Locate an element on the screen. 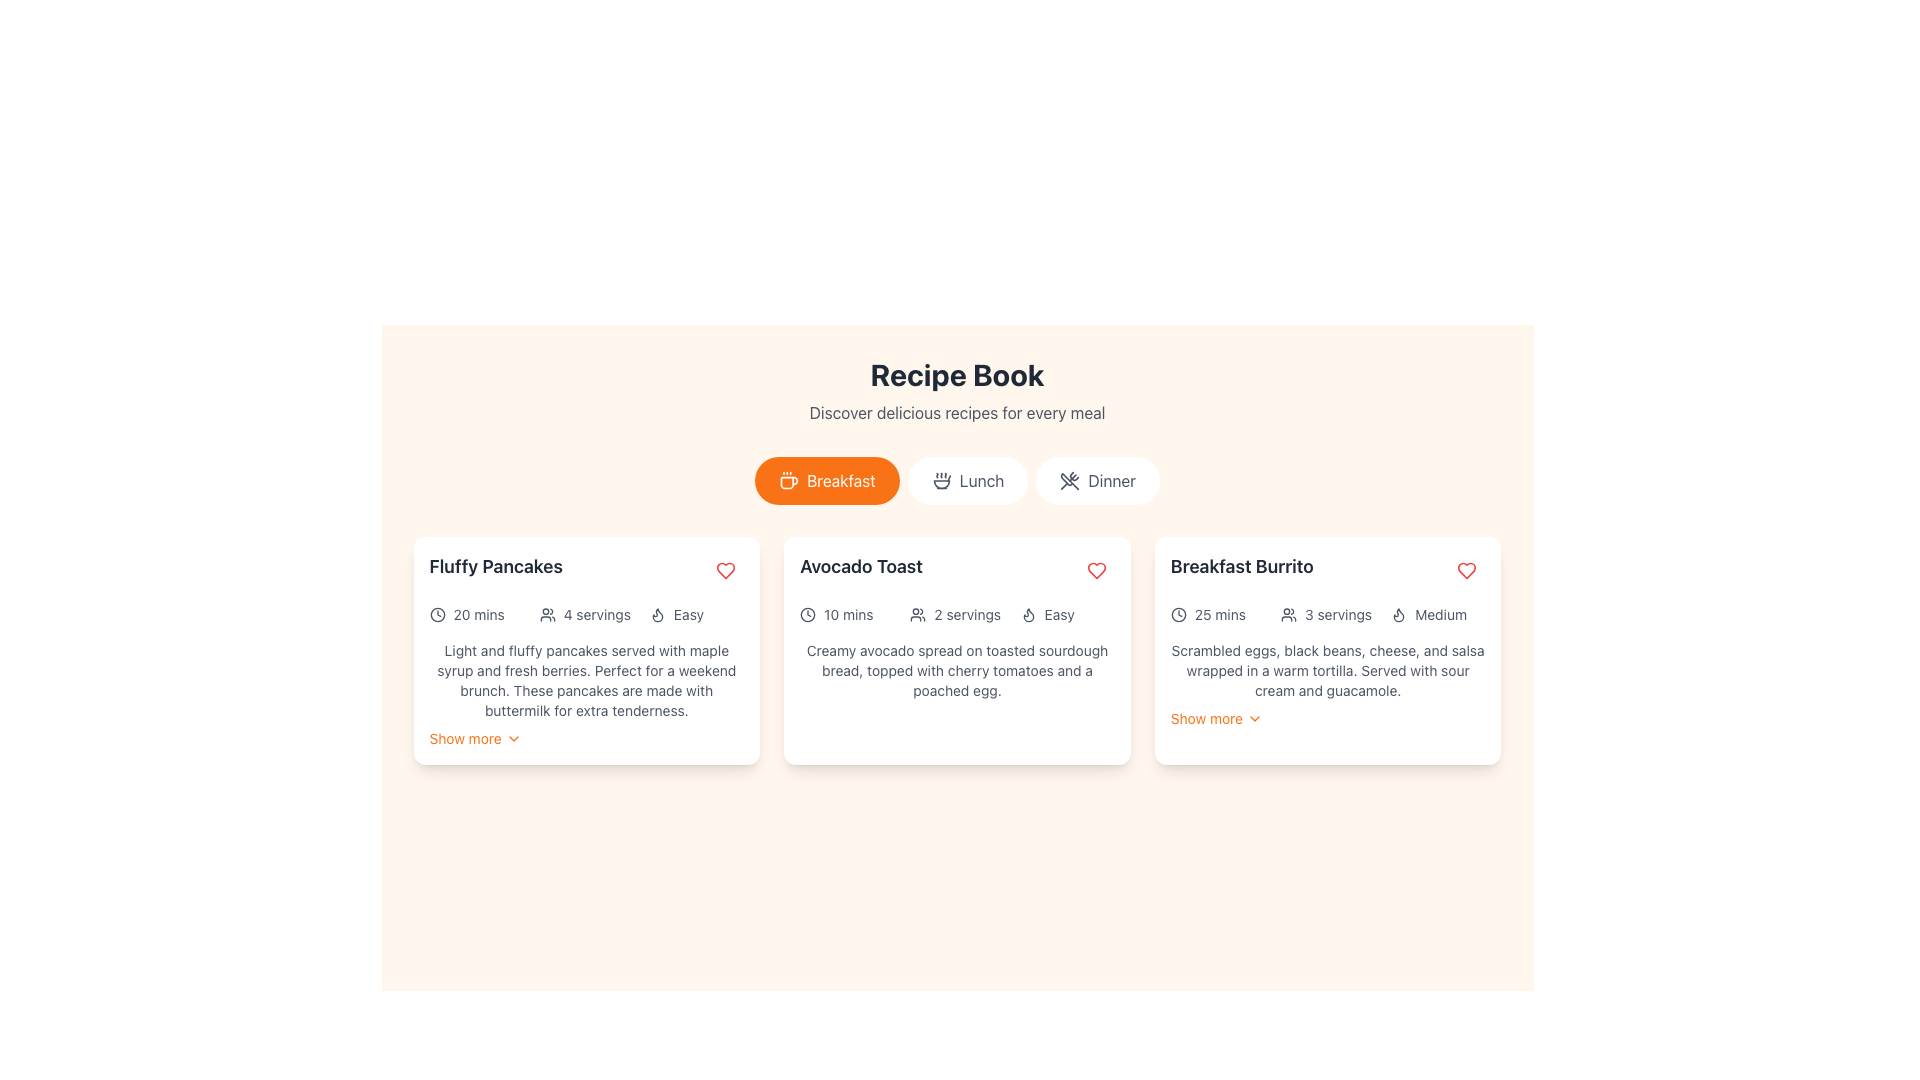 The image size is (1920, 1080). time icon located in the top-left section of the 'Avocado Toast' card, which visually represents the concept of time and precedes the text '10 mins.' is located at coordinates (808, 613).